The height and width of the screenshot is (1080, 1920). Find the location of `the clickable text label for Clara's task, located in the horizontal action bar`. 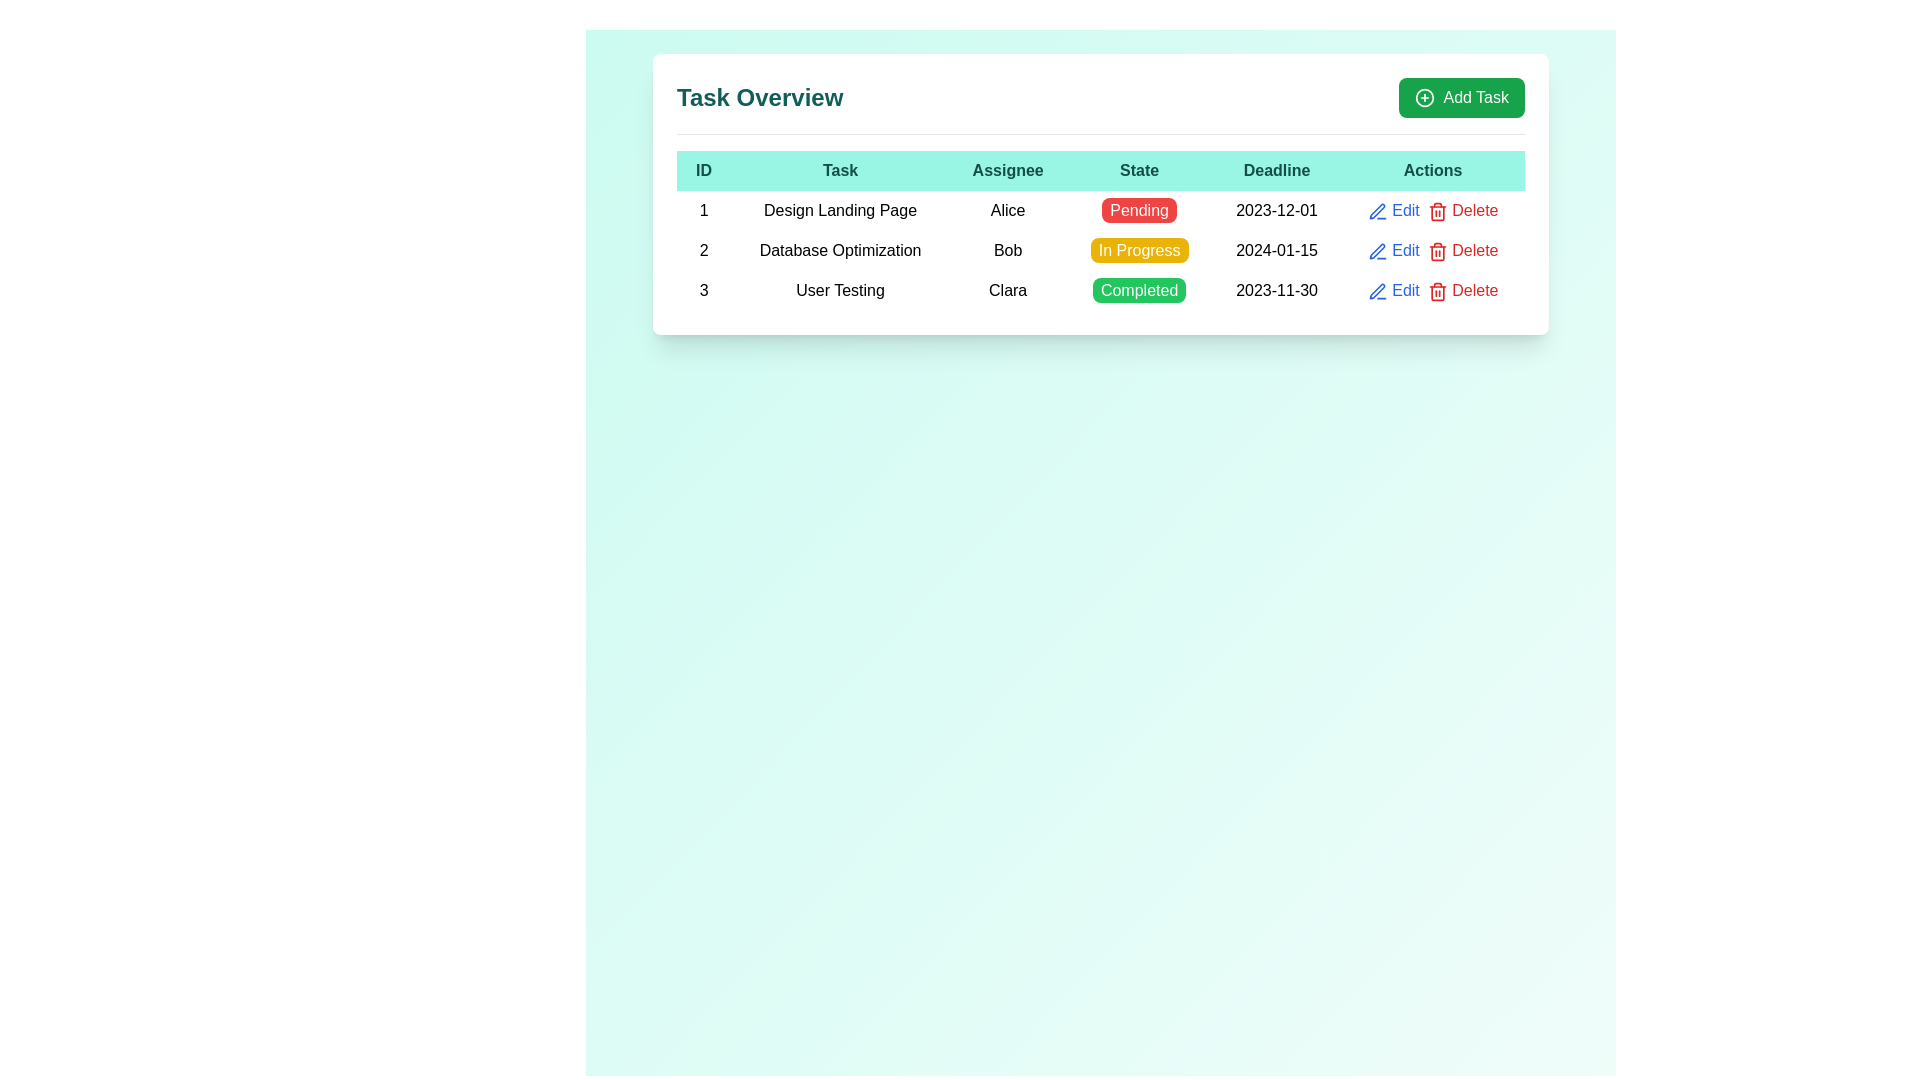

the clickable text label for Clara's task, located in the horizontal action bar is located at coordinates (1392, 290).